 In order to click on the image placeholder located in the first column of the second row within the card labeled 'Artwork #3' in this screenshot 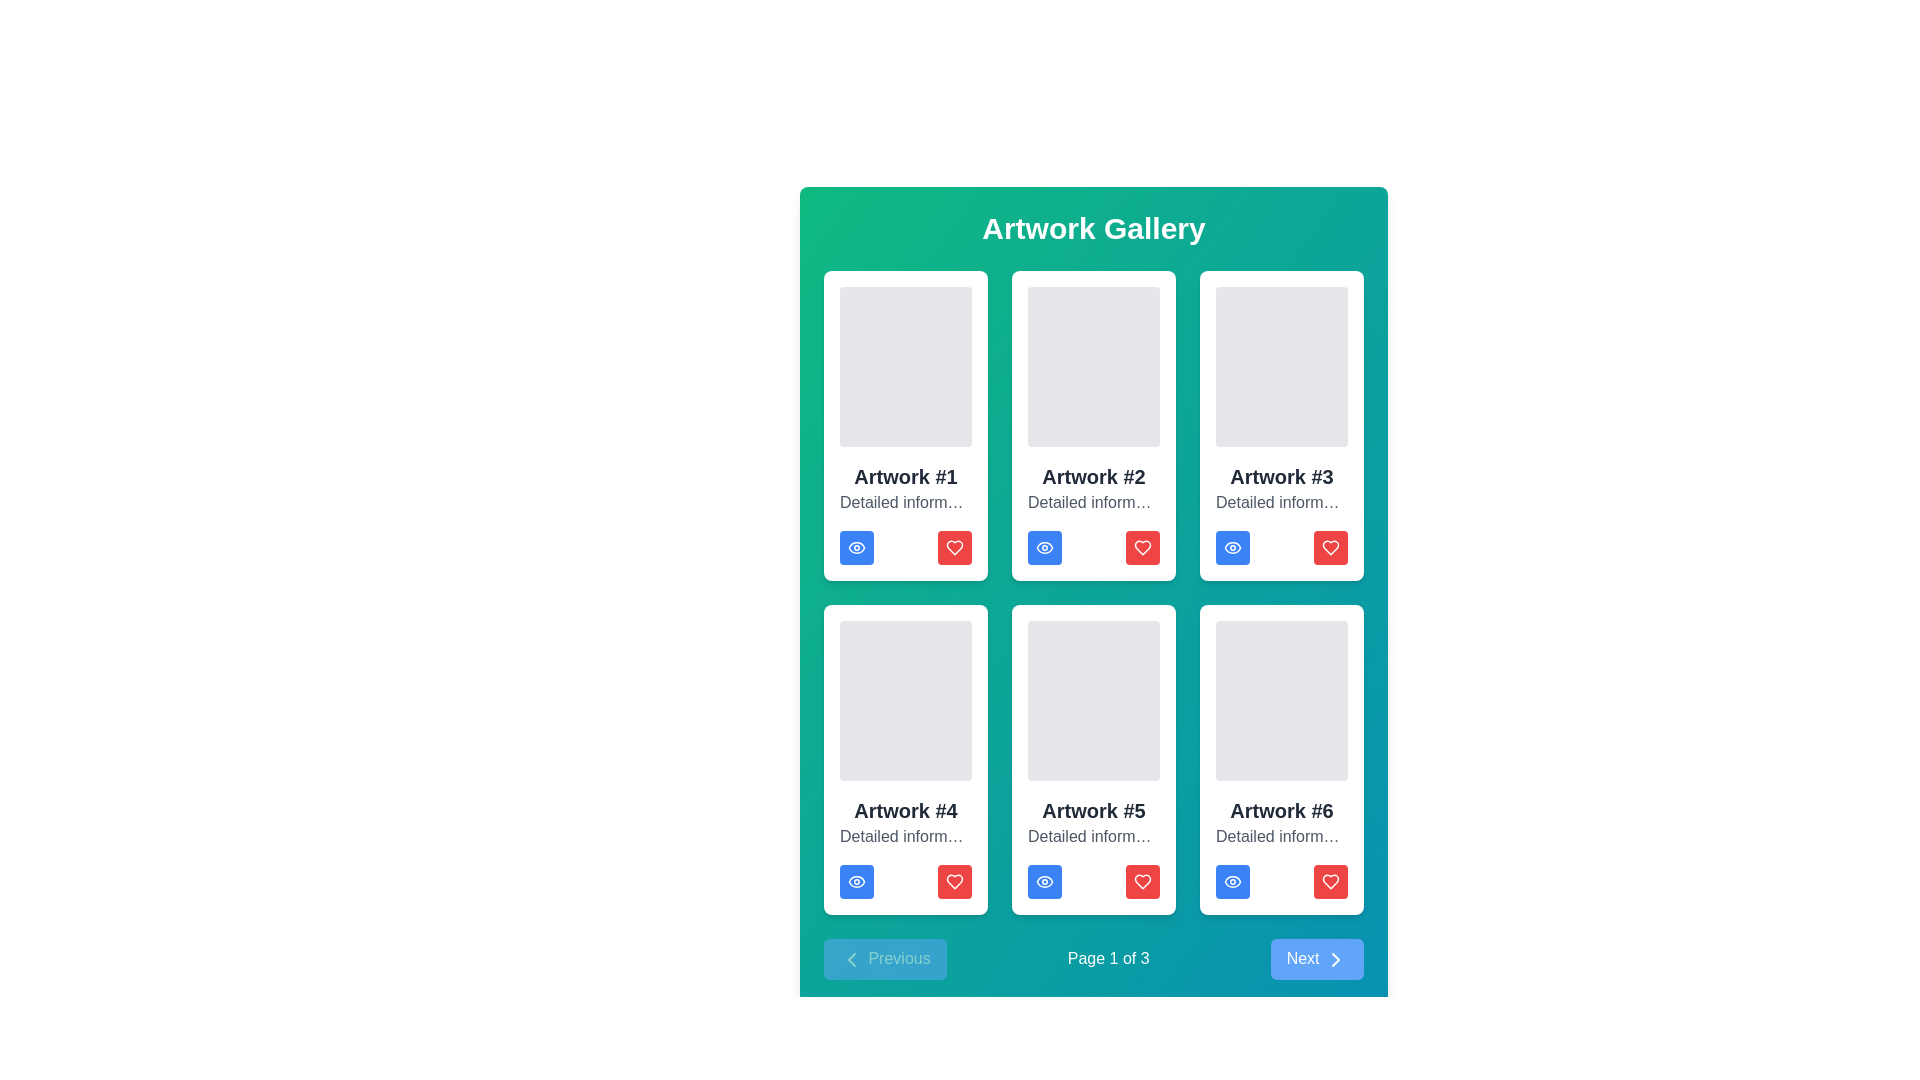, I will do `click(1281, 366)`.